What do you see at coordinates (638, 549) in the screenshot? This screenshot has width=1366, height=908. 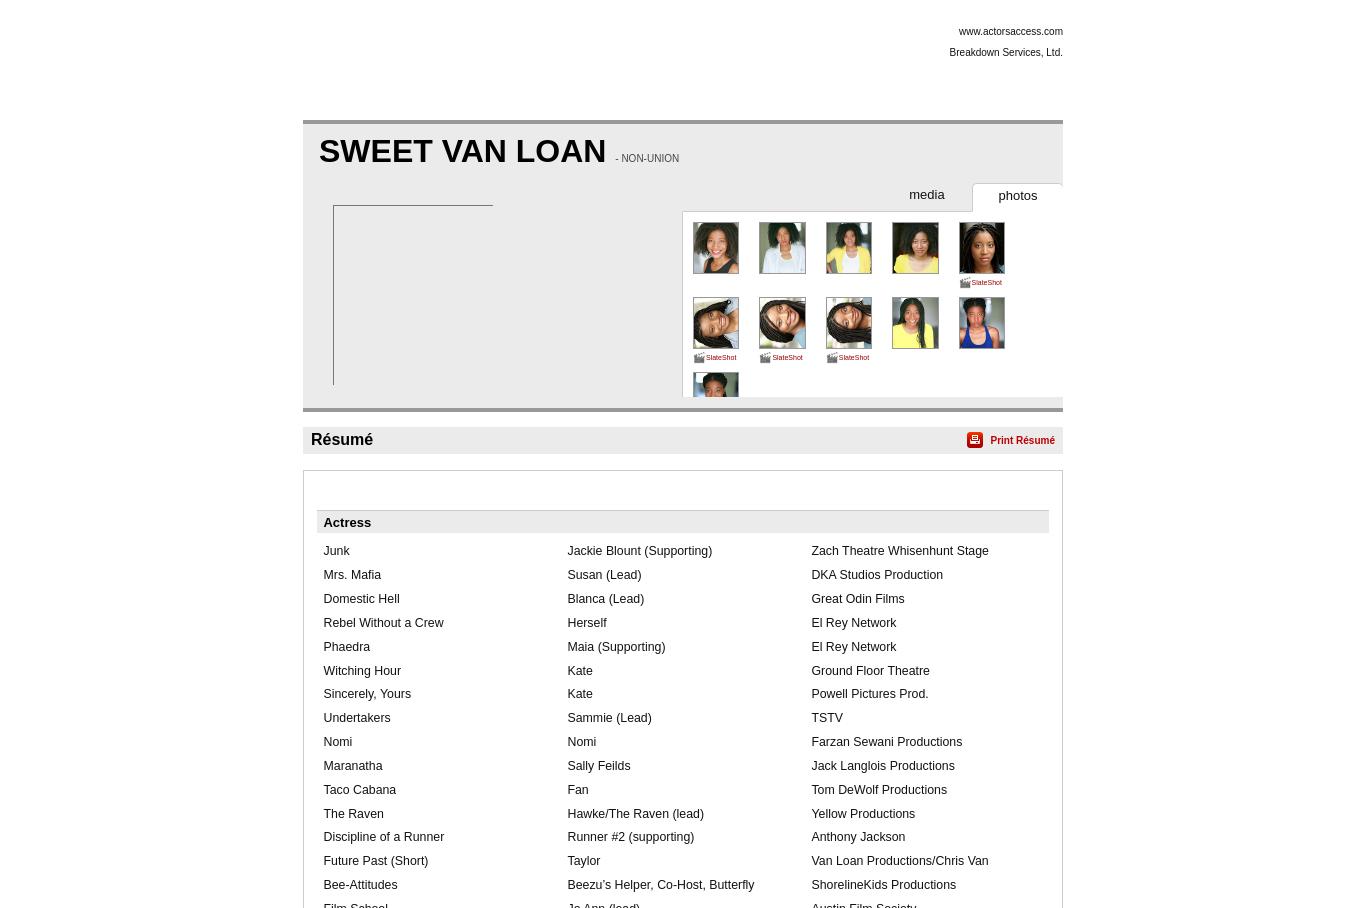 I see `'Jackie Blount (Supporting)'` at bounding box center [638, 549].